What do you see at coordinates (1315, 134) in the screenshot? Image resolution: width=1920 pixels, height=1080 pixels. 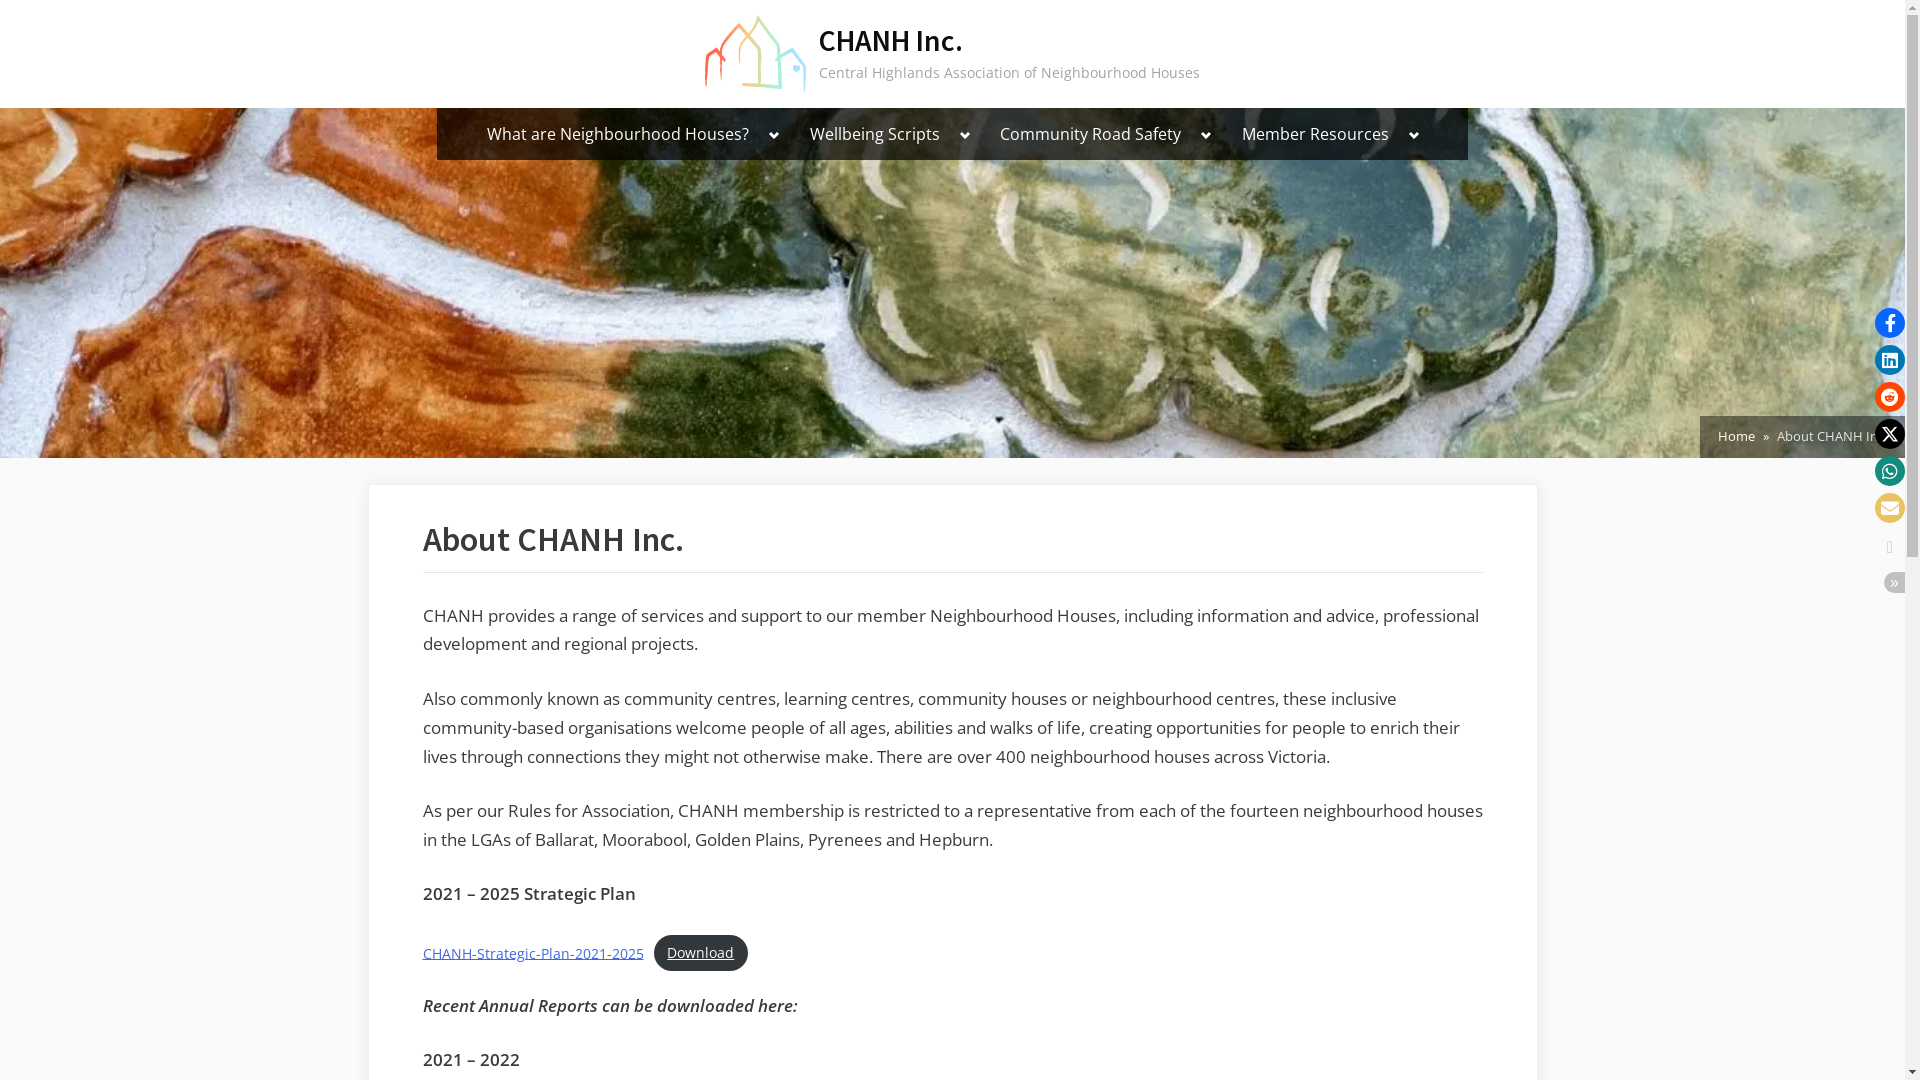 I see `'Member Resources'` at bounding box center [1315, 134].